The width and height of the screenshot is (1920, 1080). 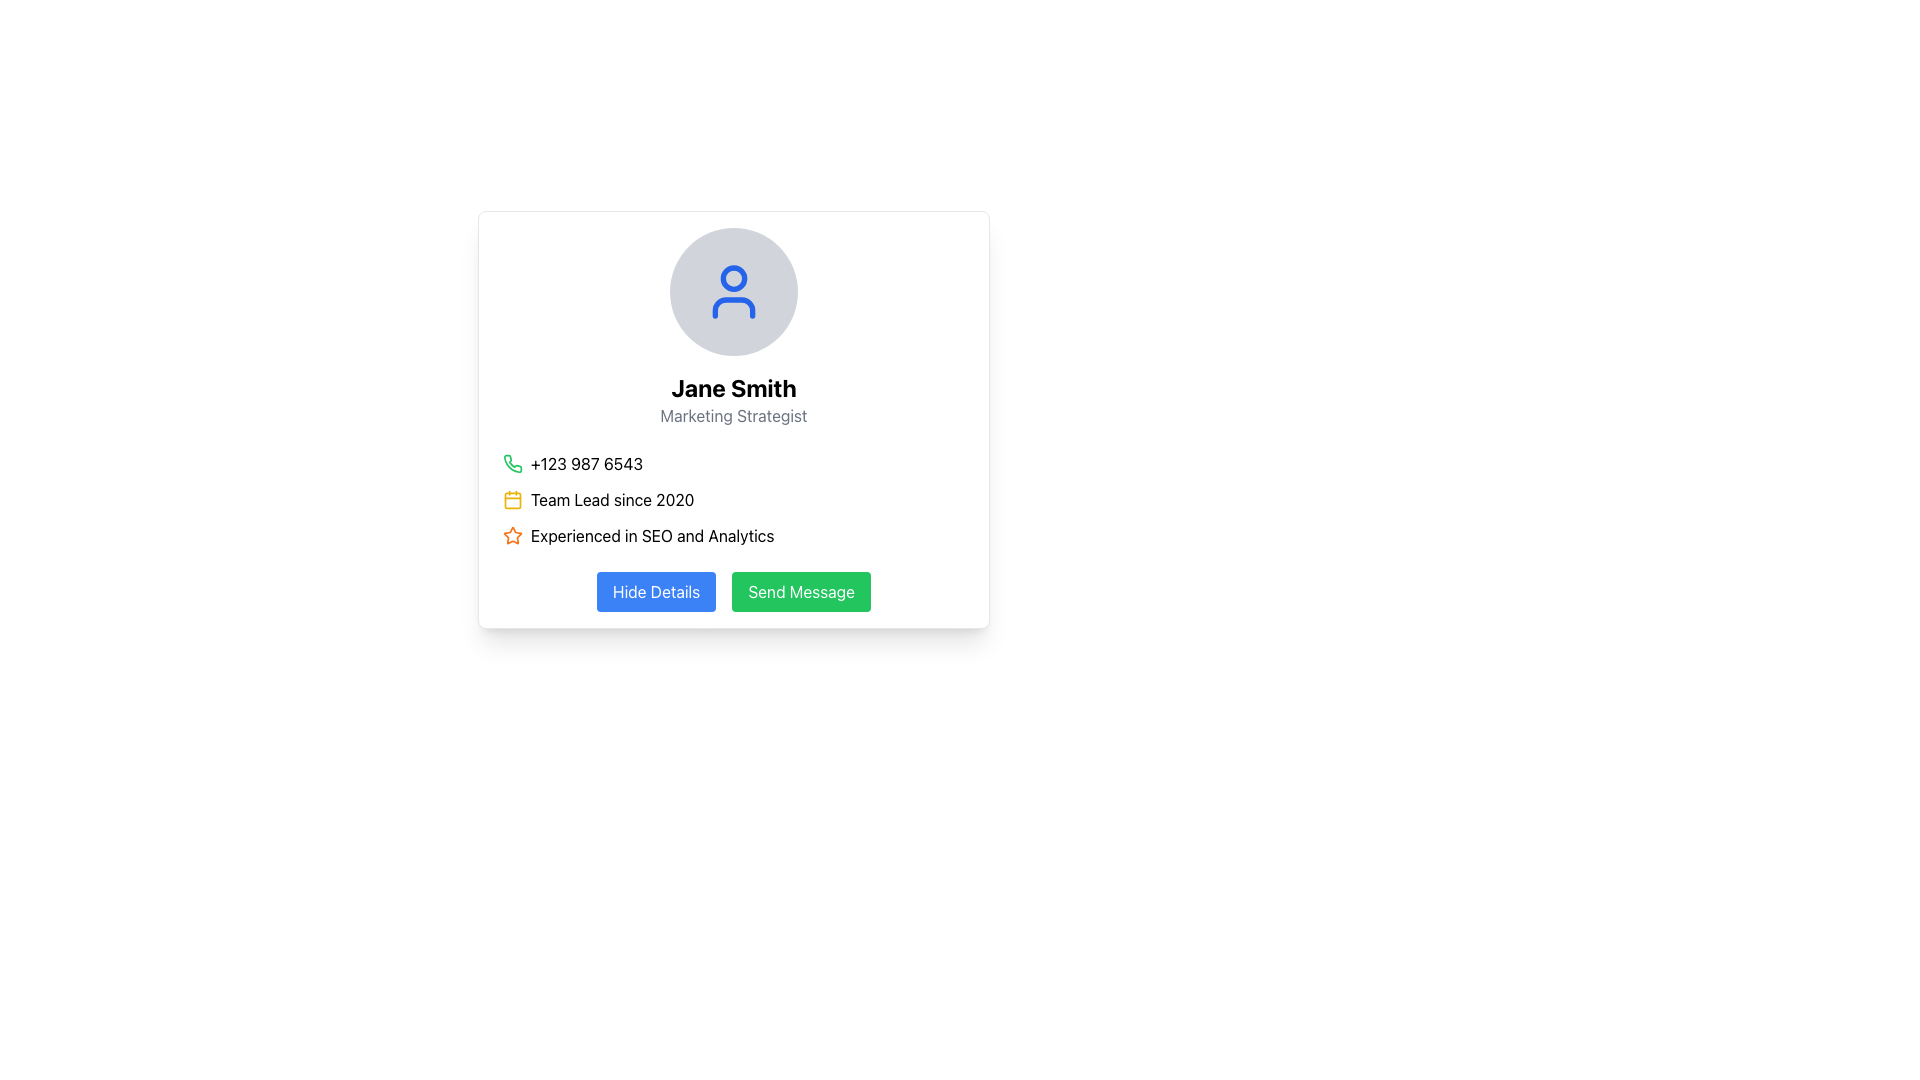 What do you see at coordinates (652, 535) in the screenshot?
I see `the informative text label indicating the user's expertise in SEO and Analytics, which is positioned below 'Team Lead since 2020' and to the right of an orange star icon` at bounding box center [652, 535].